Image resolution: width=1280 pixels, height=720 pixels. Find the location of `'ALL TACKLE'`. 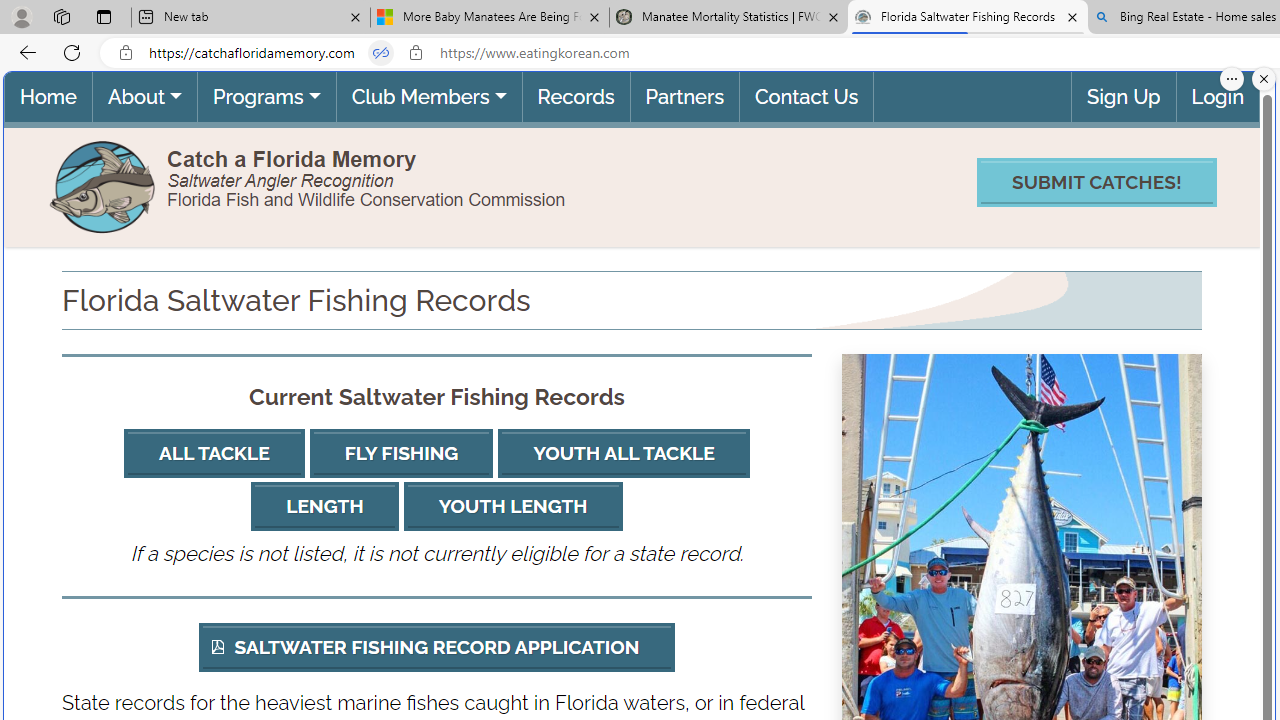

'ALL TACKLE' is located at coordinates (214, 453).